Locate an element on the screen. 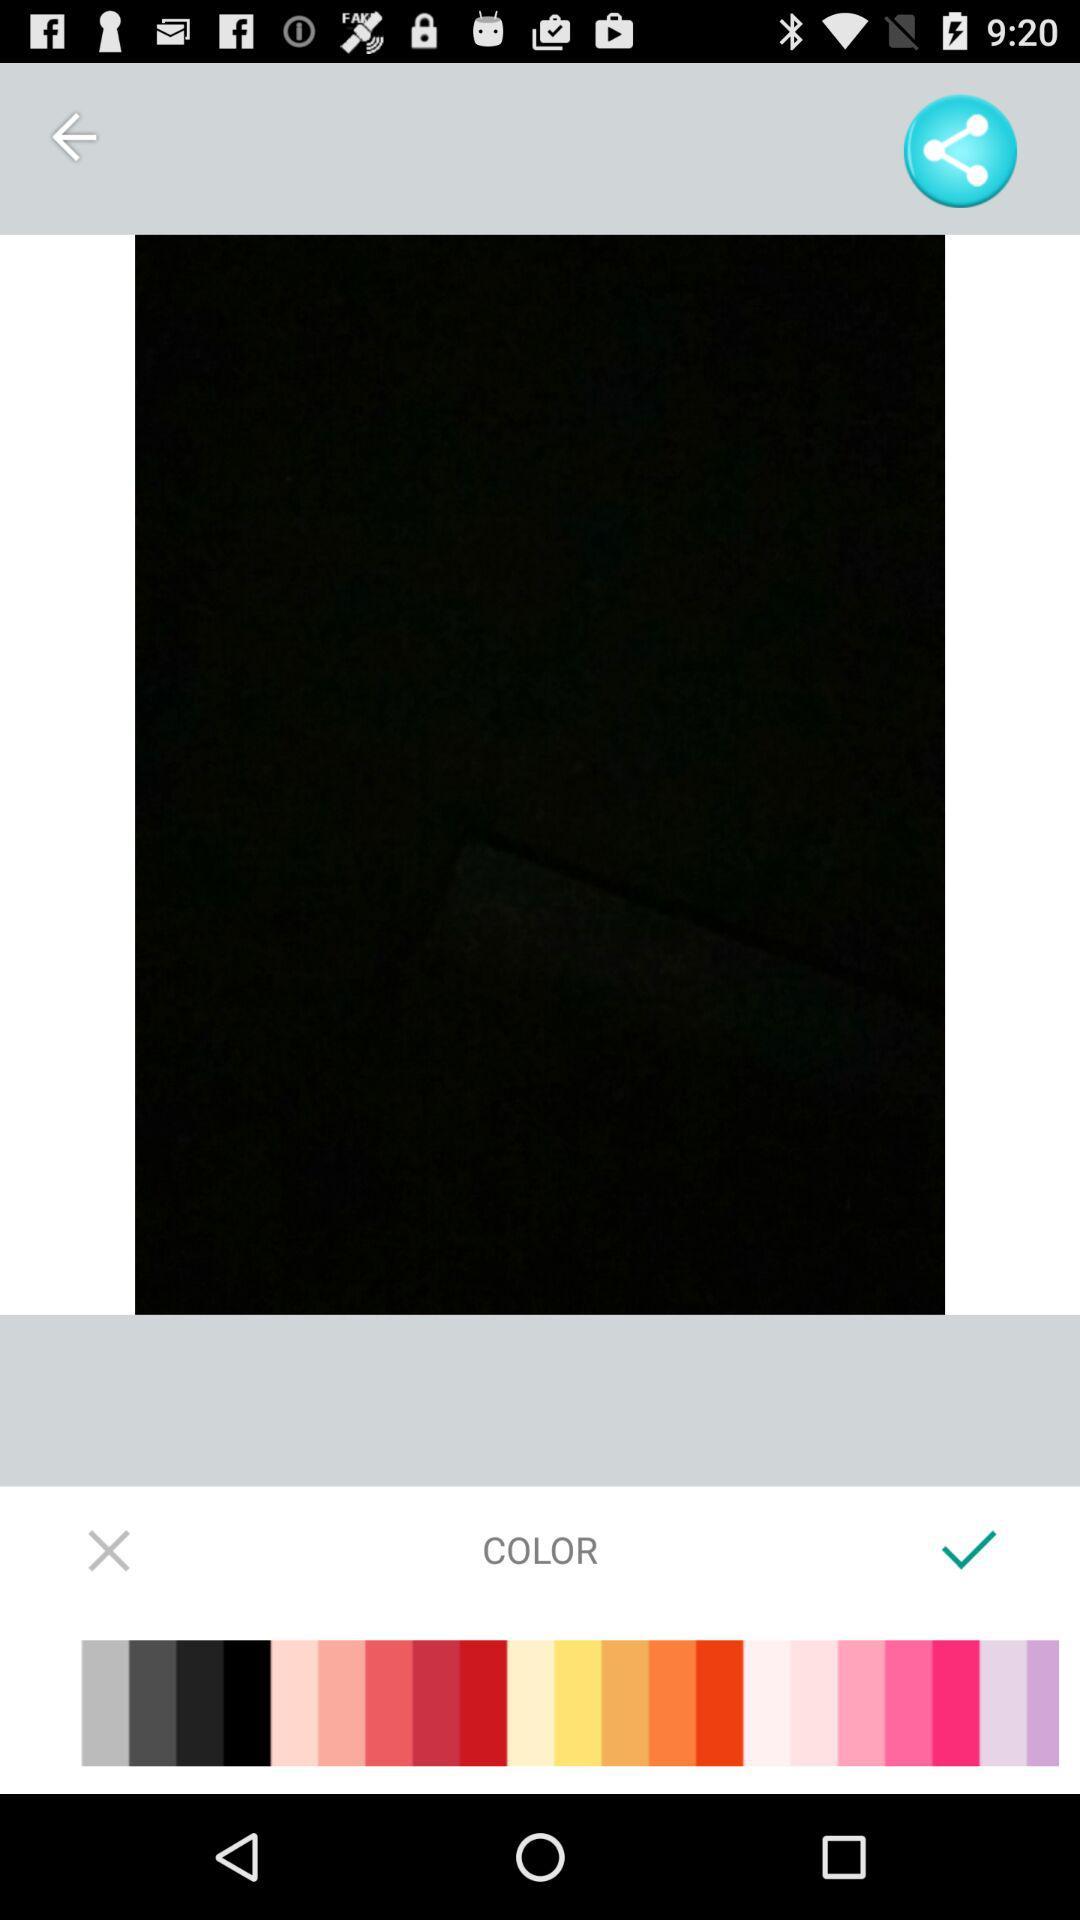 This screenshot has height=1920, width=1080. confirmar a ao is located at coordinates (968, 1548).